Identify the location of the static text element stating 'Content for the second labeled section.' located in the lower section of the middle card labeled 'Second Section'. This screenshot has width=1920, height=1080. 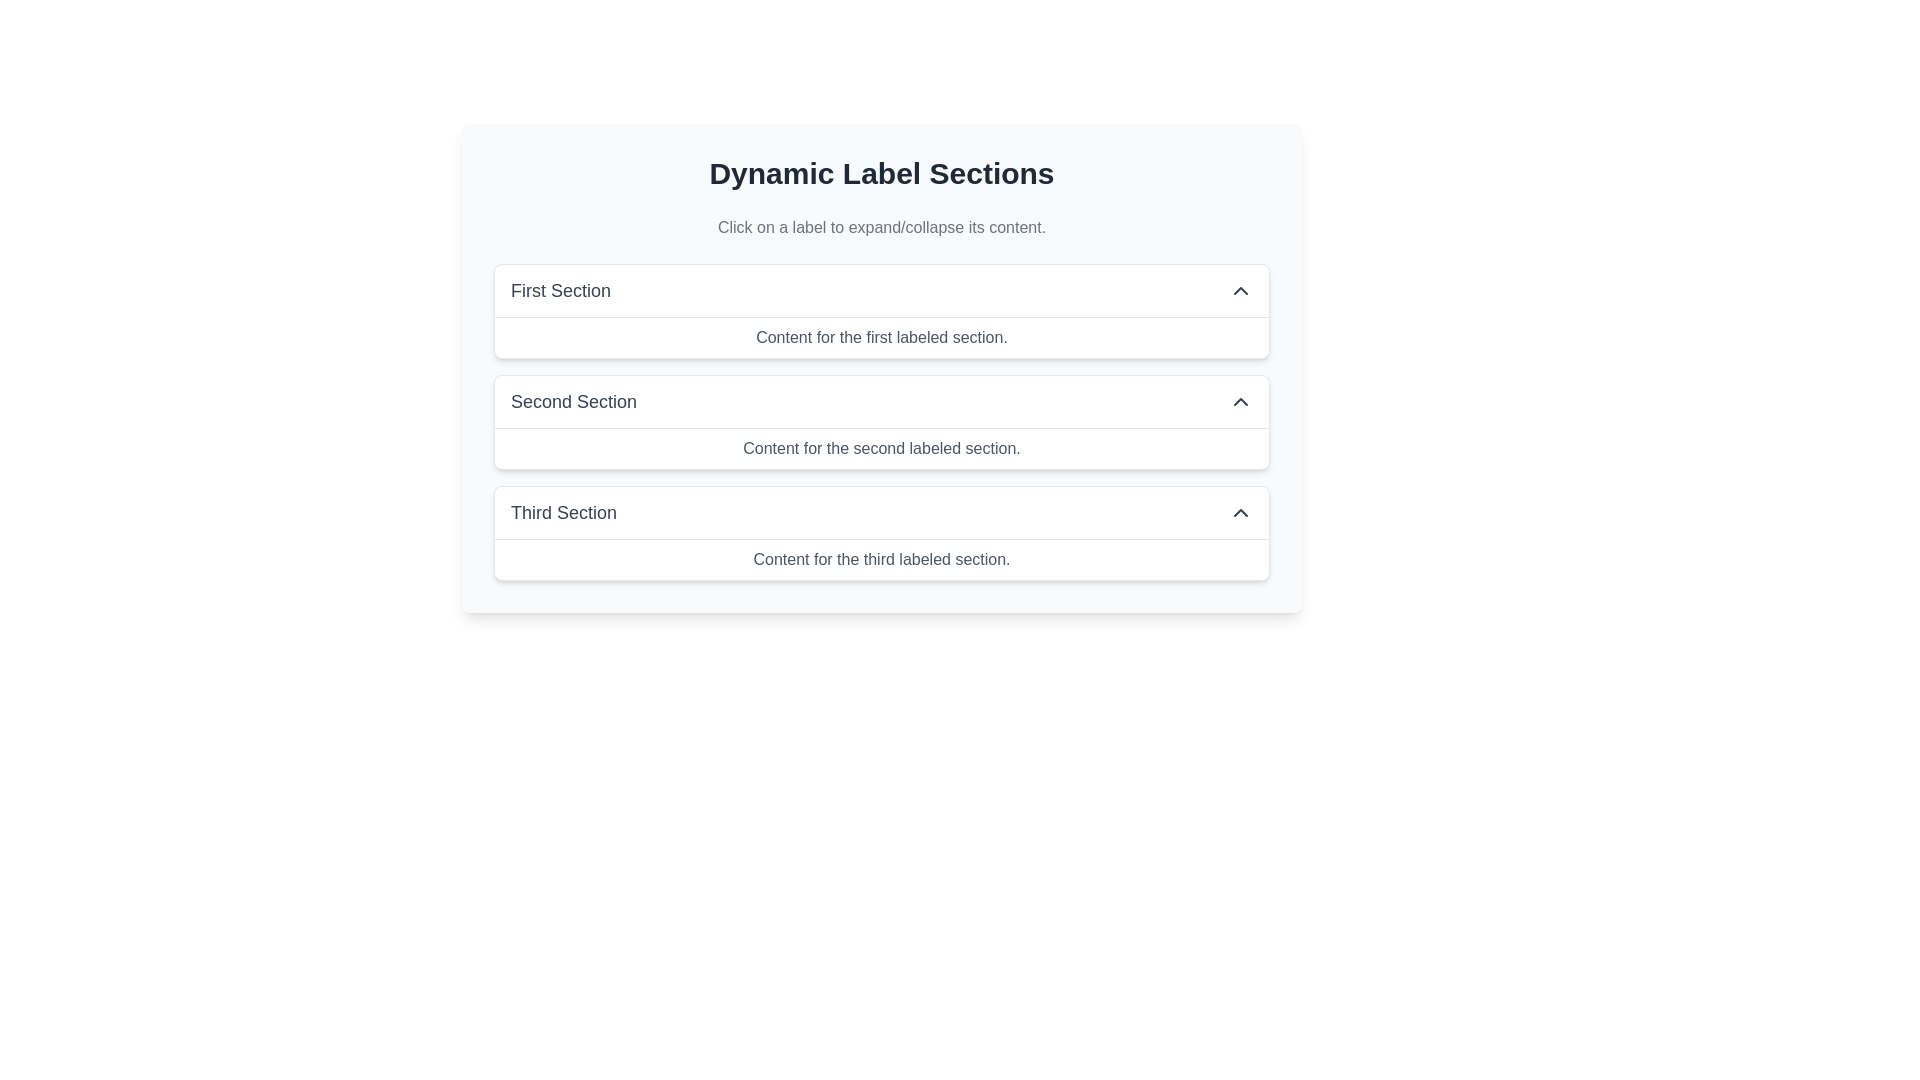
(881, 446).